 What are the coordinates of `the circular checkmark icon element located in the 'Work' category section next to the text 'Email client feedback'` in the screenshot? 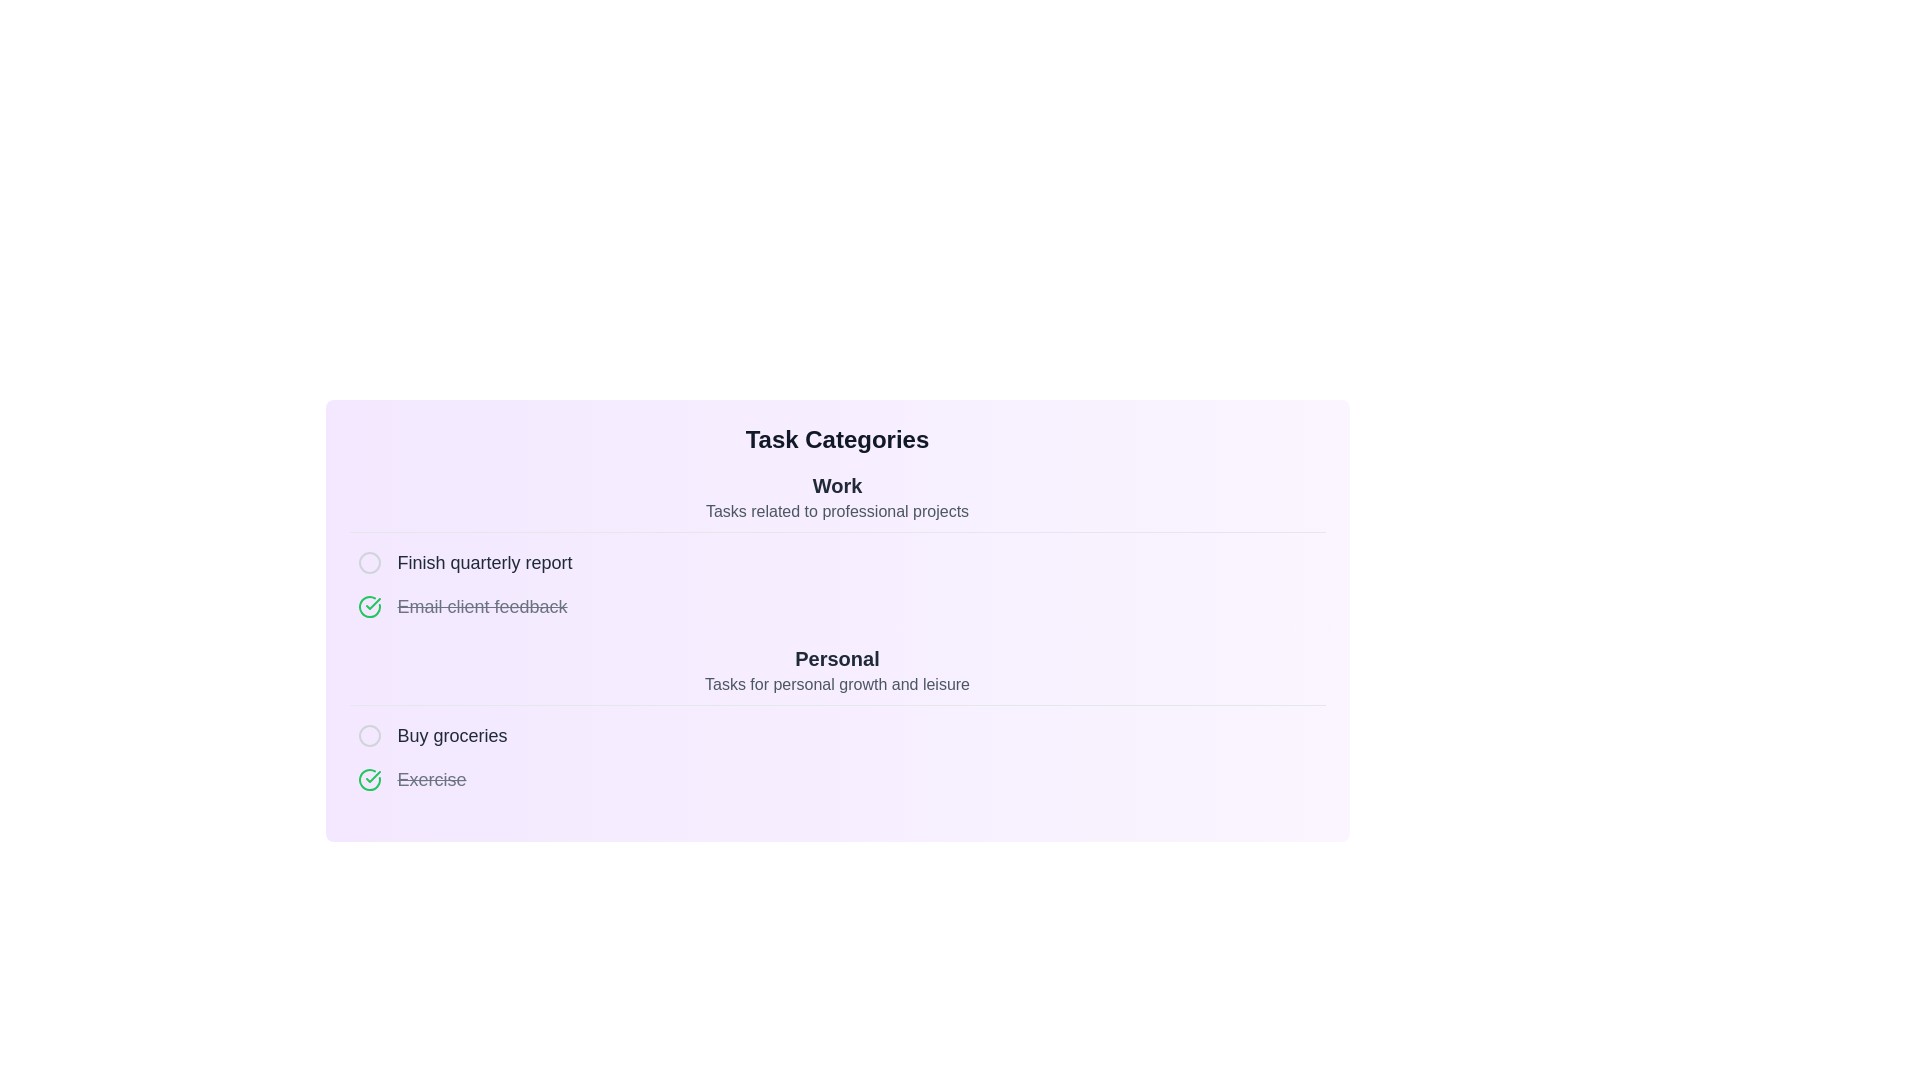 It's located at (369, 778).